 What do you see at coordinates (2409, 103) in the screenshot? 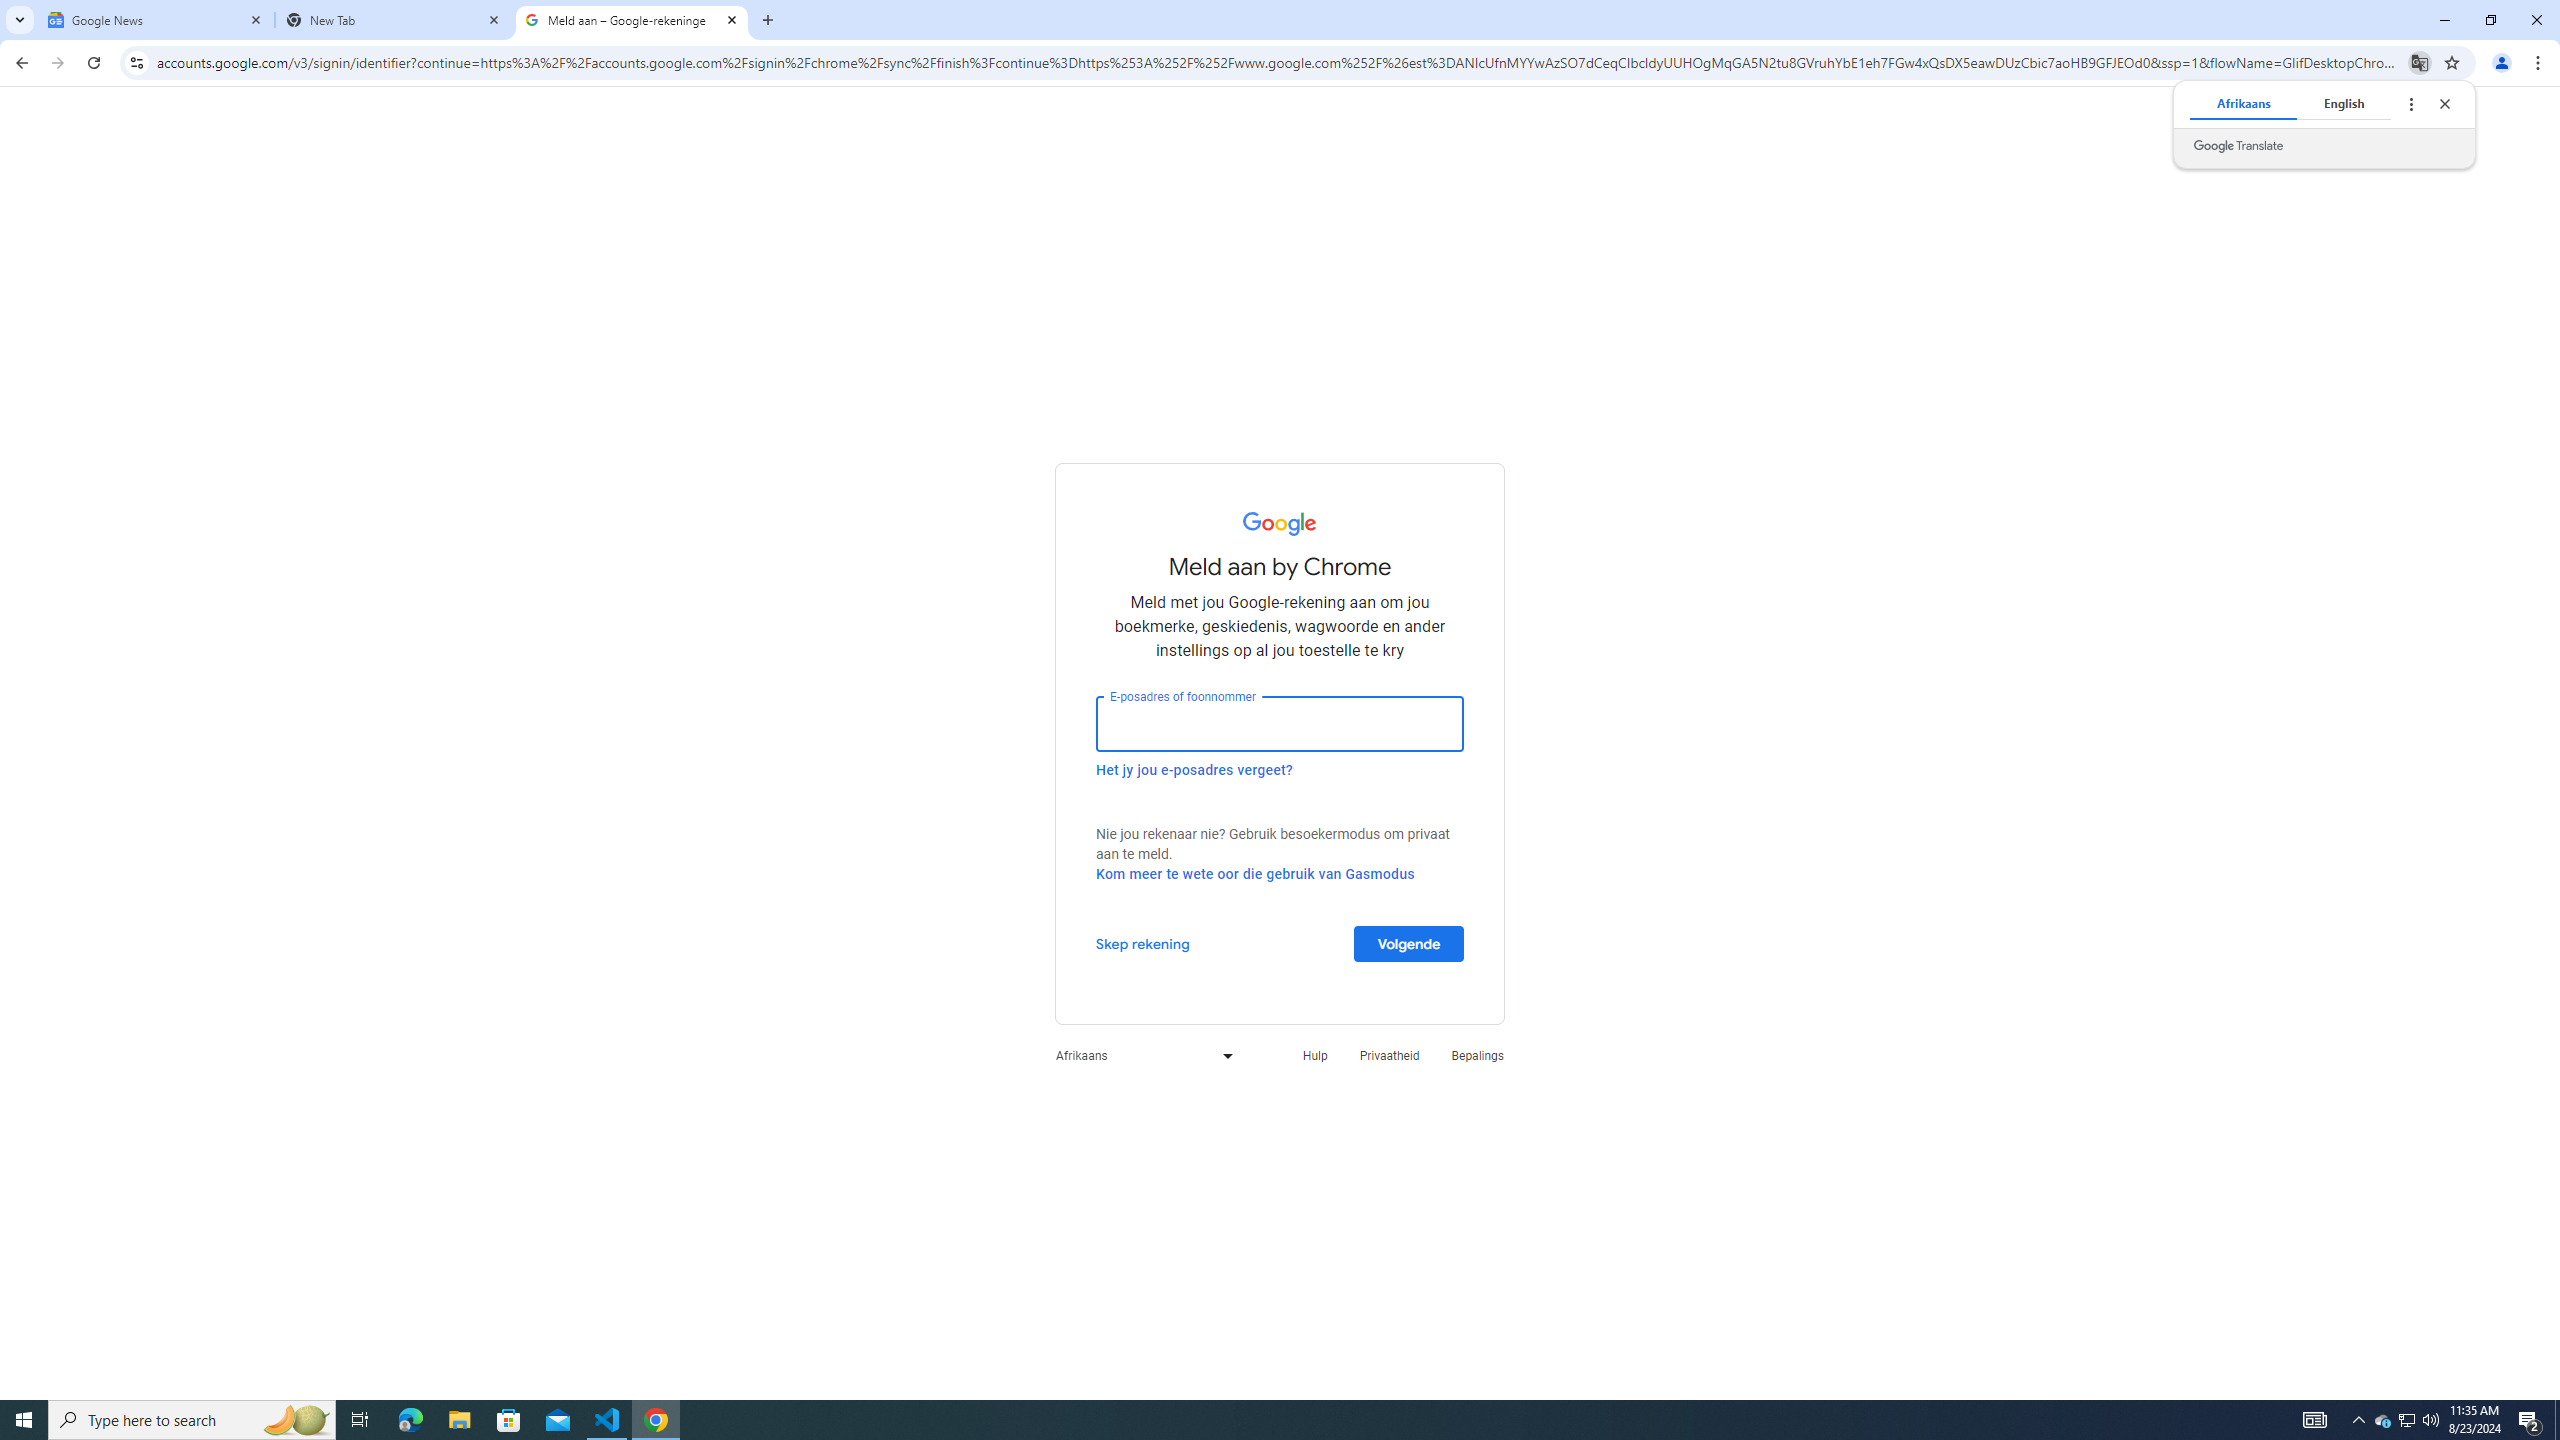
I see `'Translate options'` at bounding box center [2409, 103].